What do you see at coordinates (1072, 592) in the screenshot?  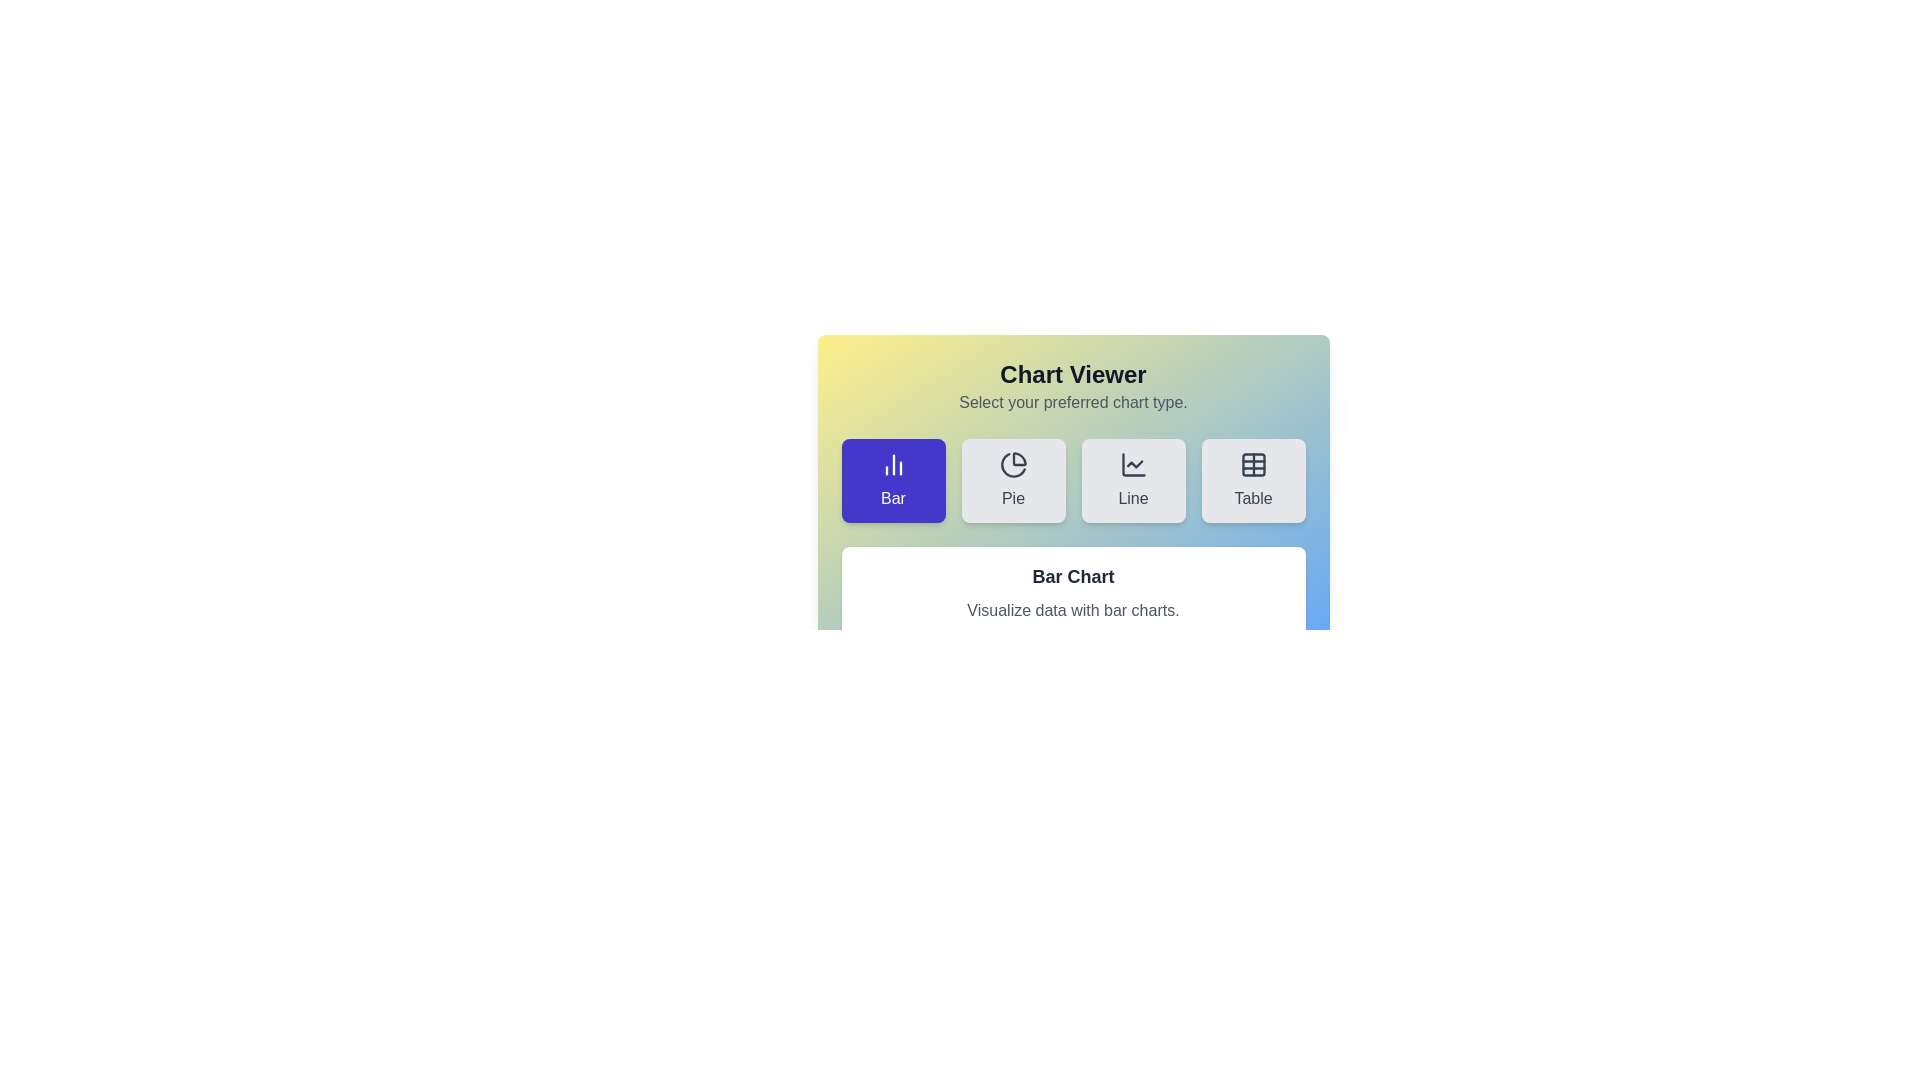 I see `the Informational Panel displaying 'Bar Chart' and 'Visualize data with bar charts.'` at bounding box center [1072, 592].